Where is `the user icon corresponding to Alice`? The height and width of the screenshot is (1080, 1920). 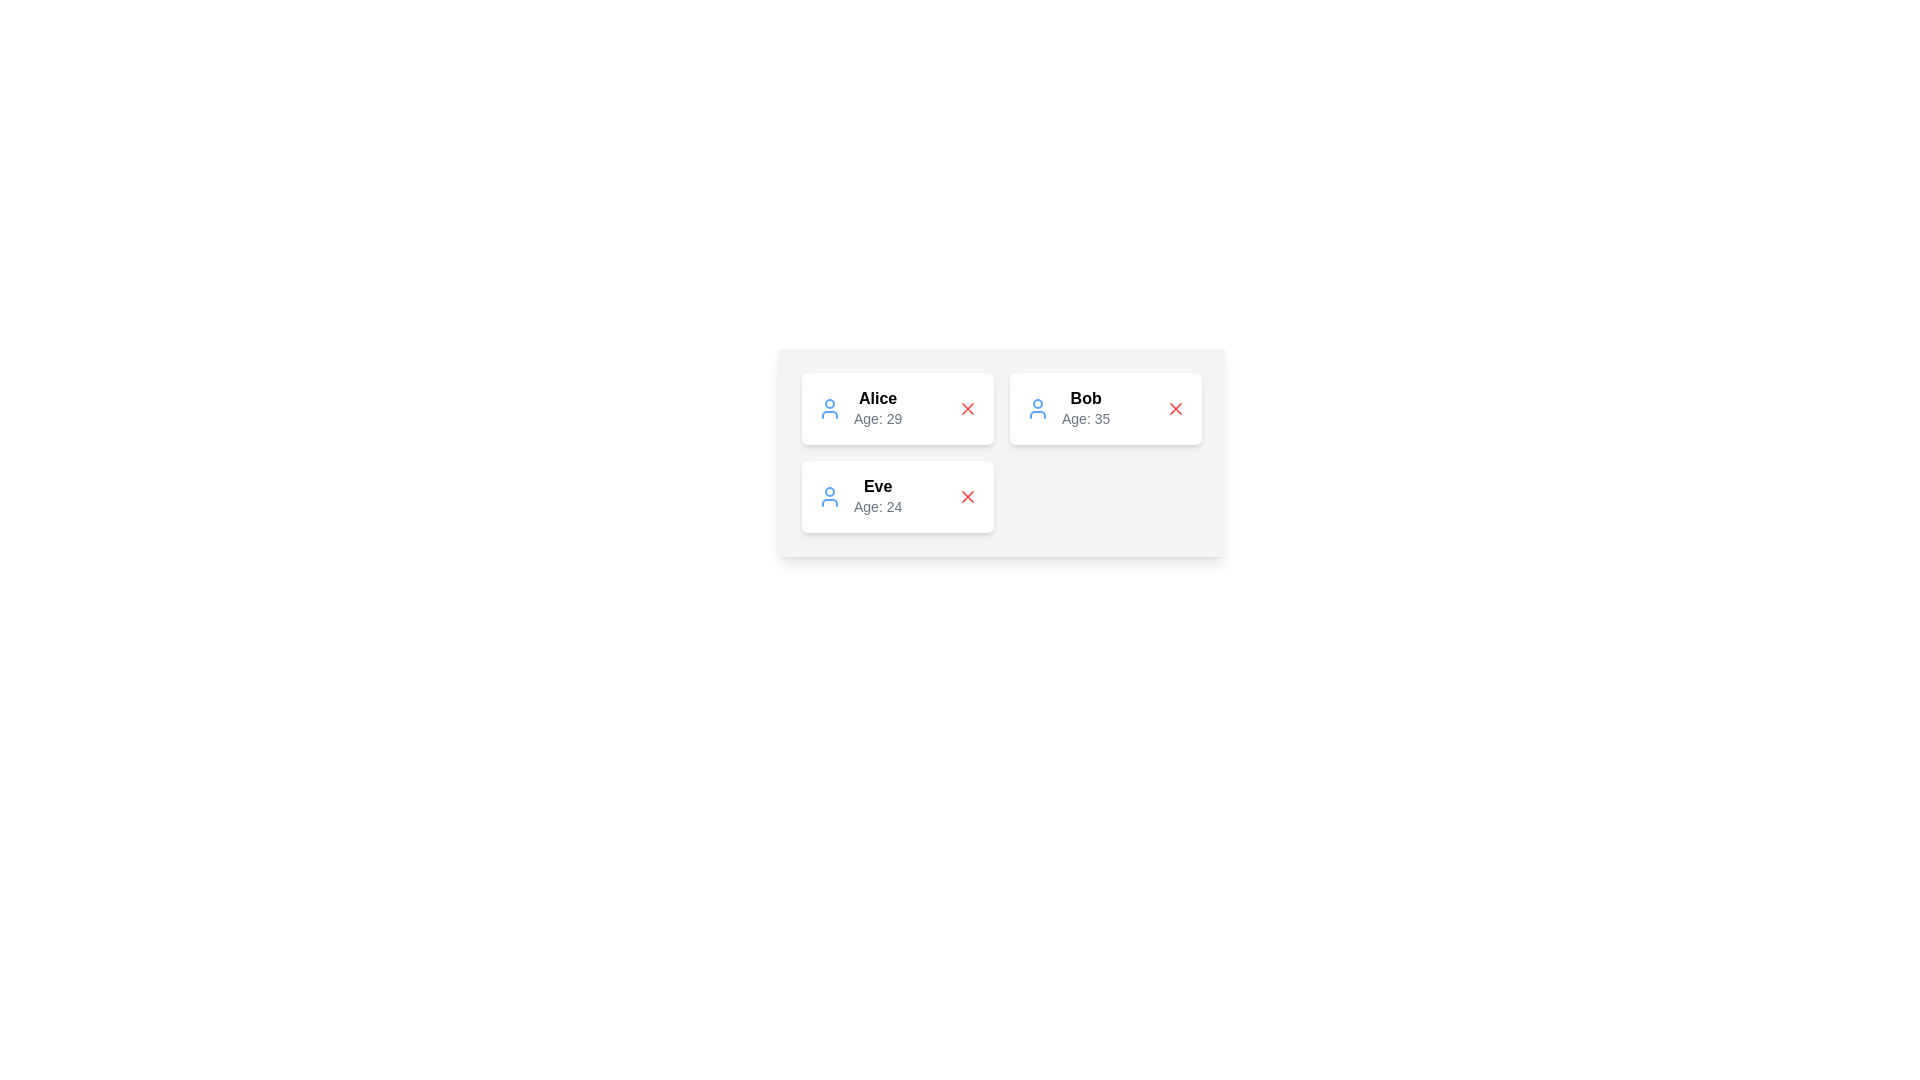 the user icon corresponding to Alice is located at coordinates (830, 407).